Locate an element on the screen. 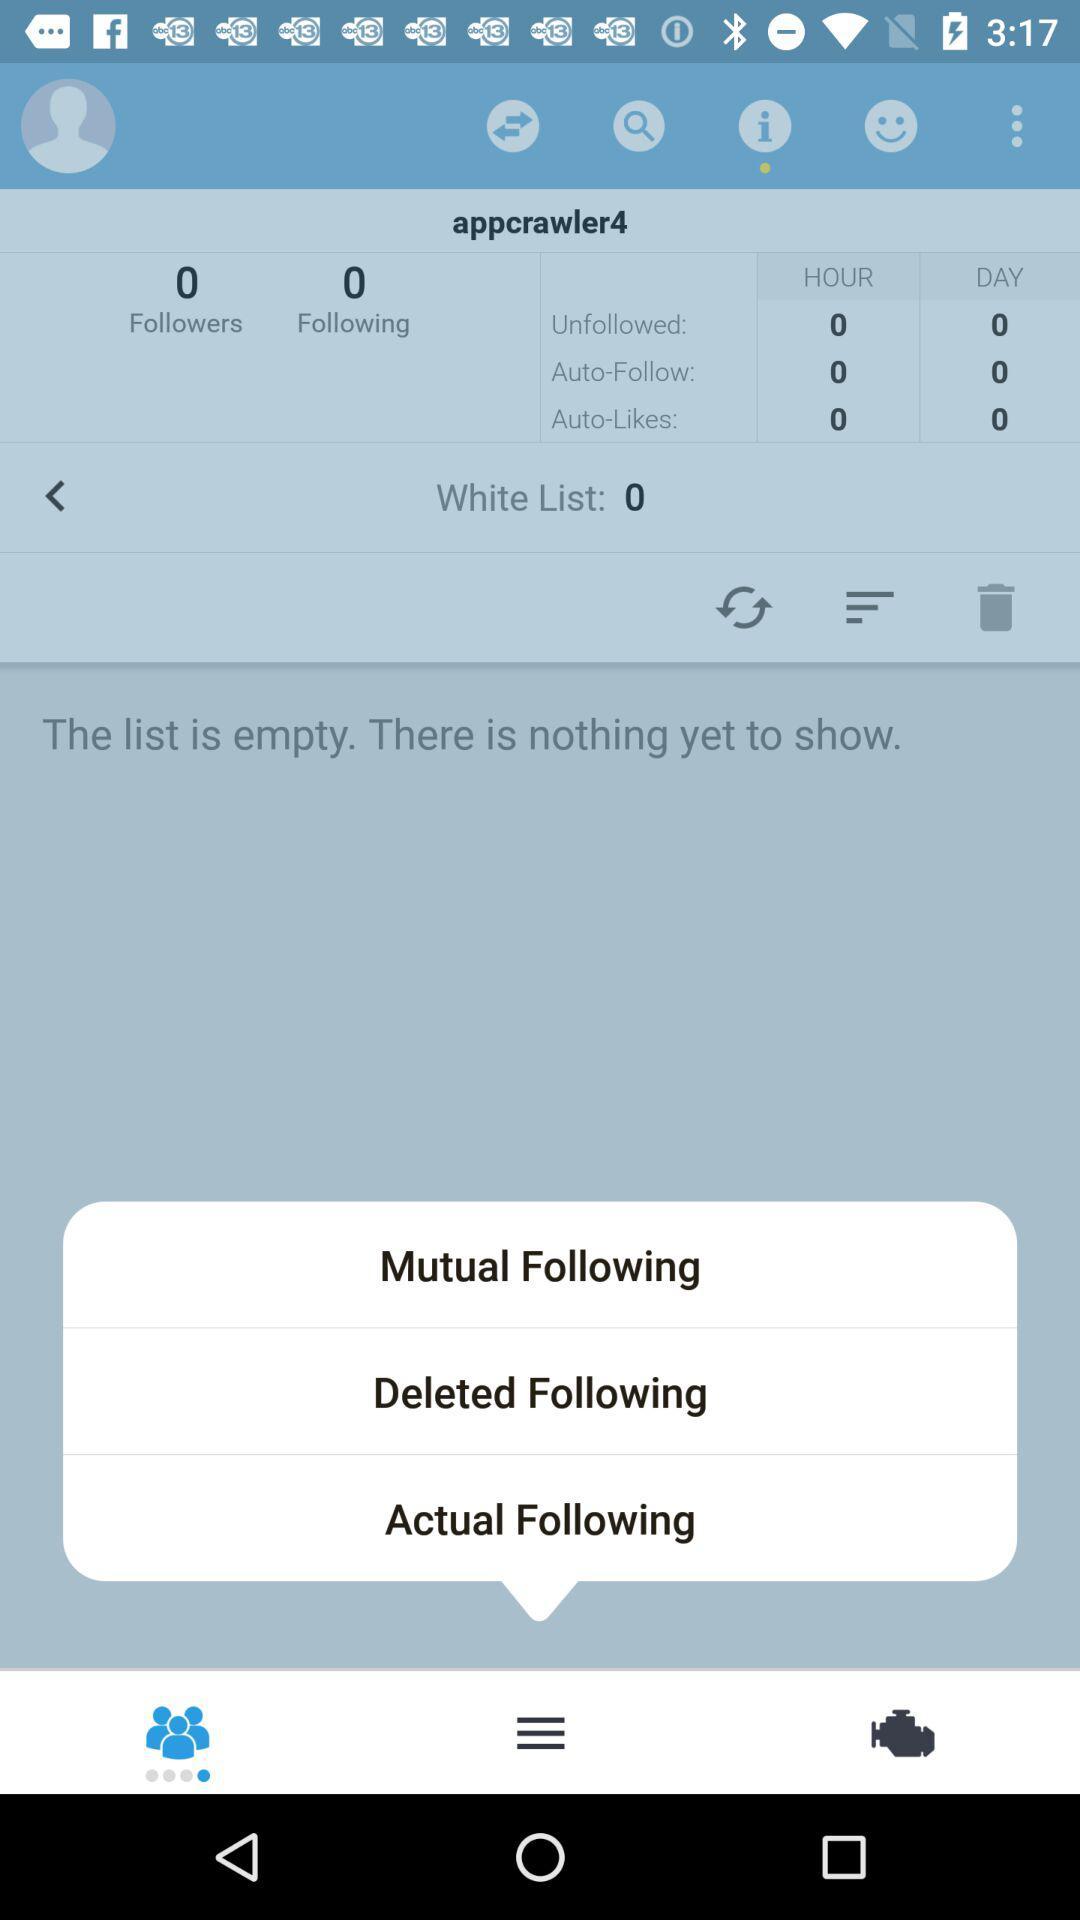 The height and width of the screenshot is (1920, 1080). the item below the list is icon is located at coordinates (540, 1263).